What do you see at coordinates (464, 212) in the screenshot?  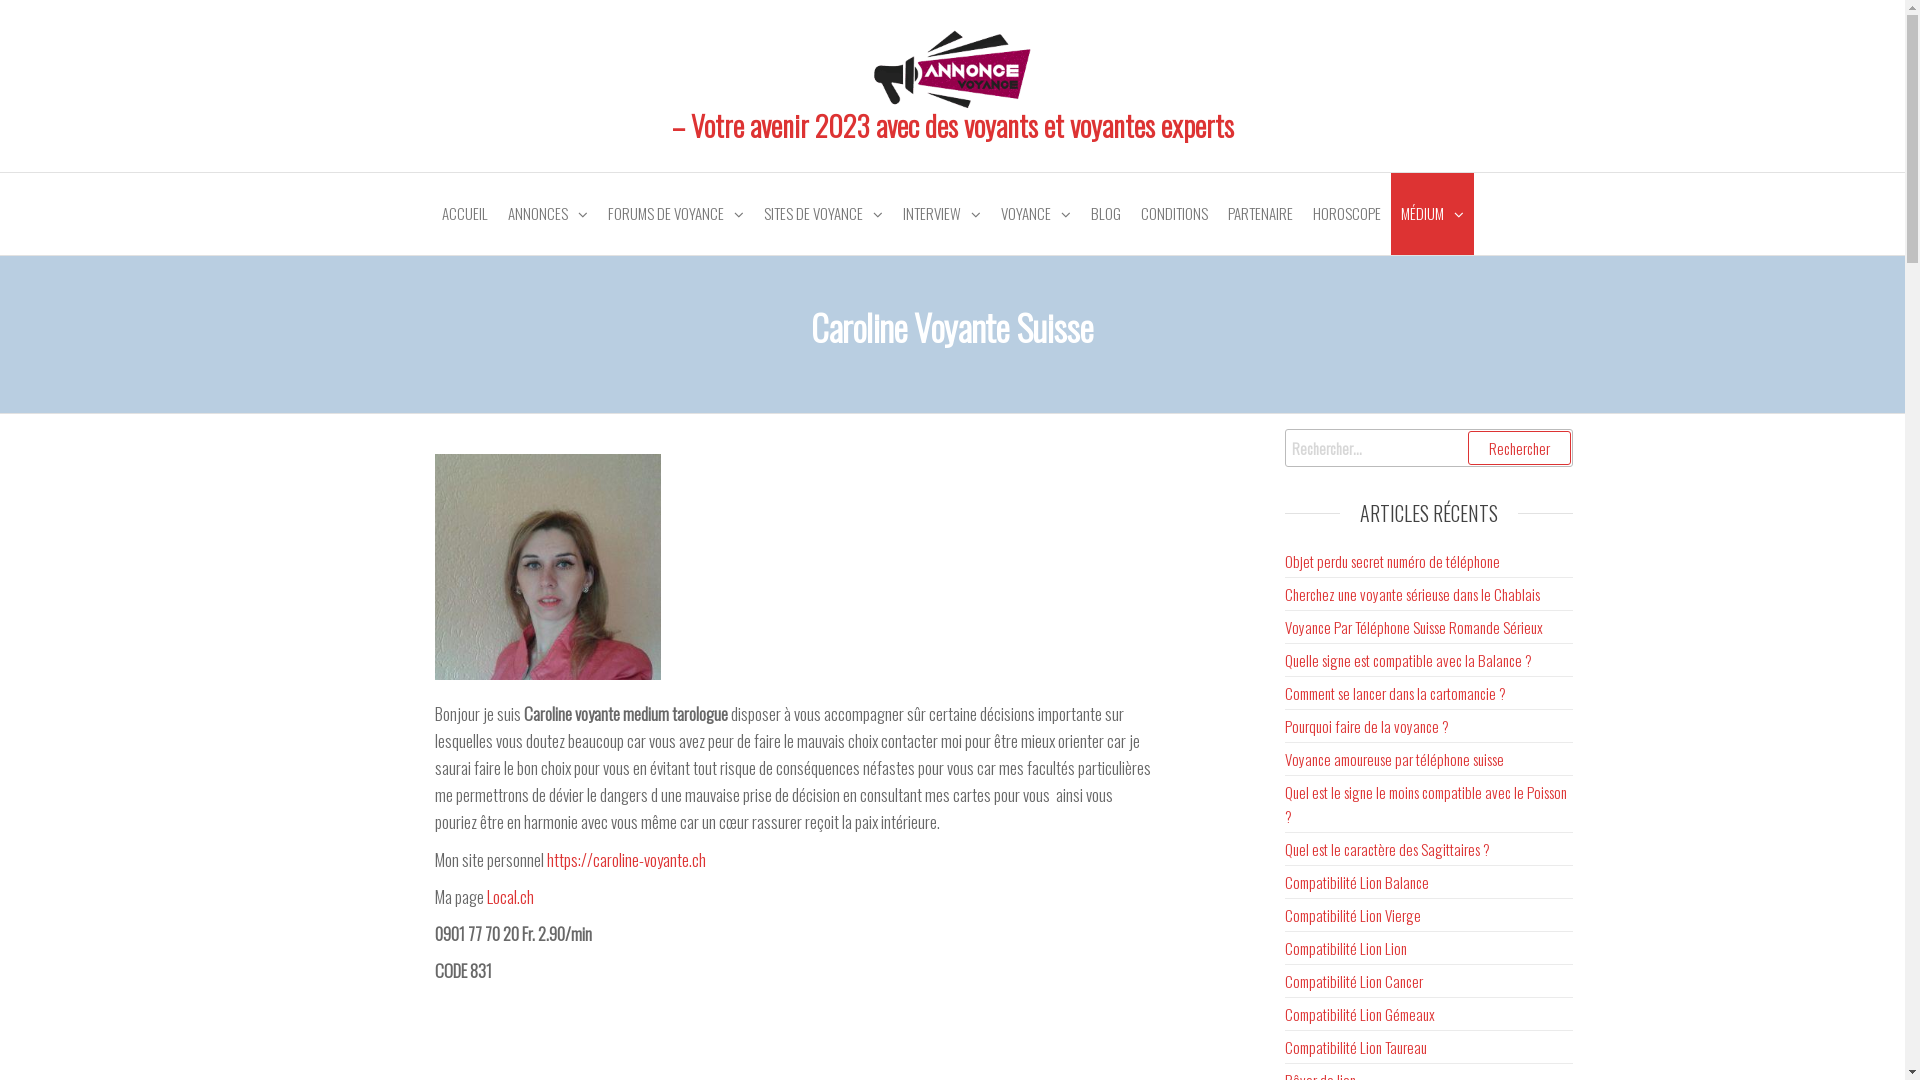 I see `'ACCUEIL'` at bounding box center [464, 212].